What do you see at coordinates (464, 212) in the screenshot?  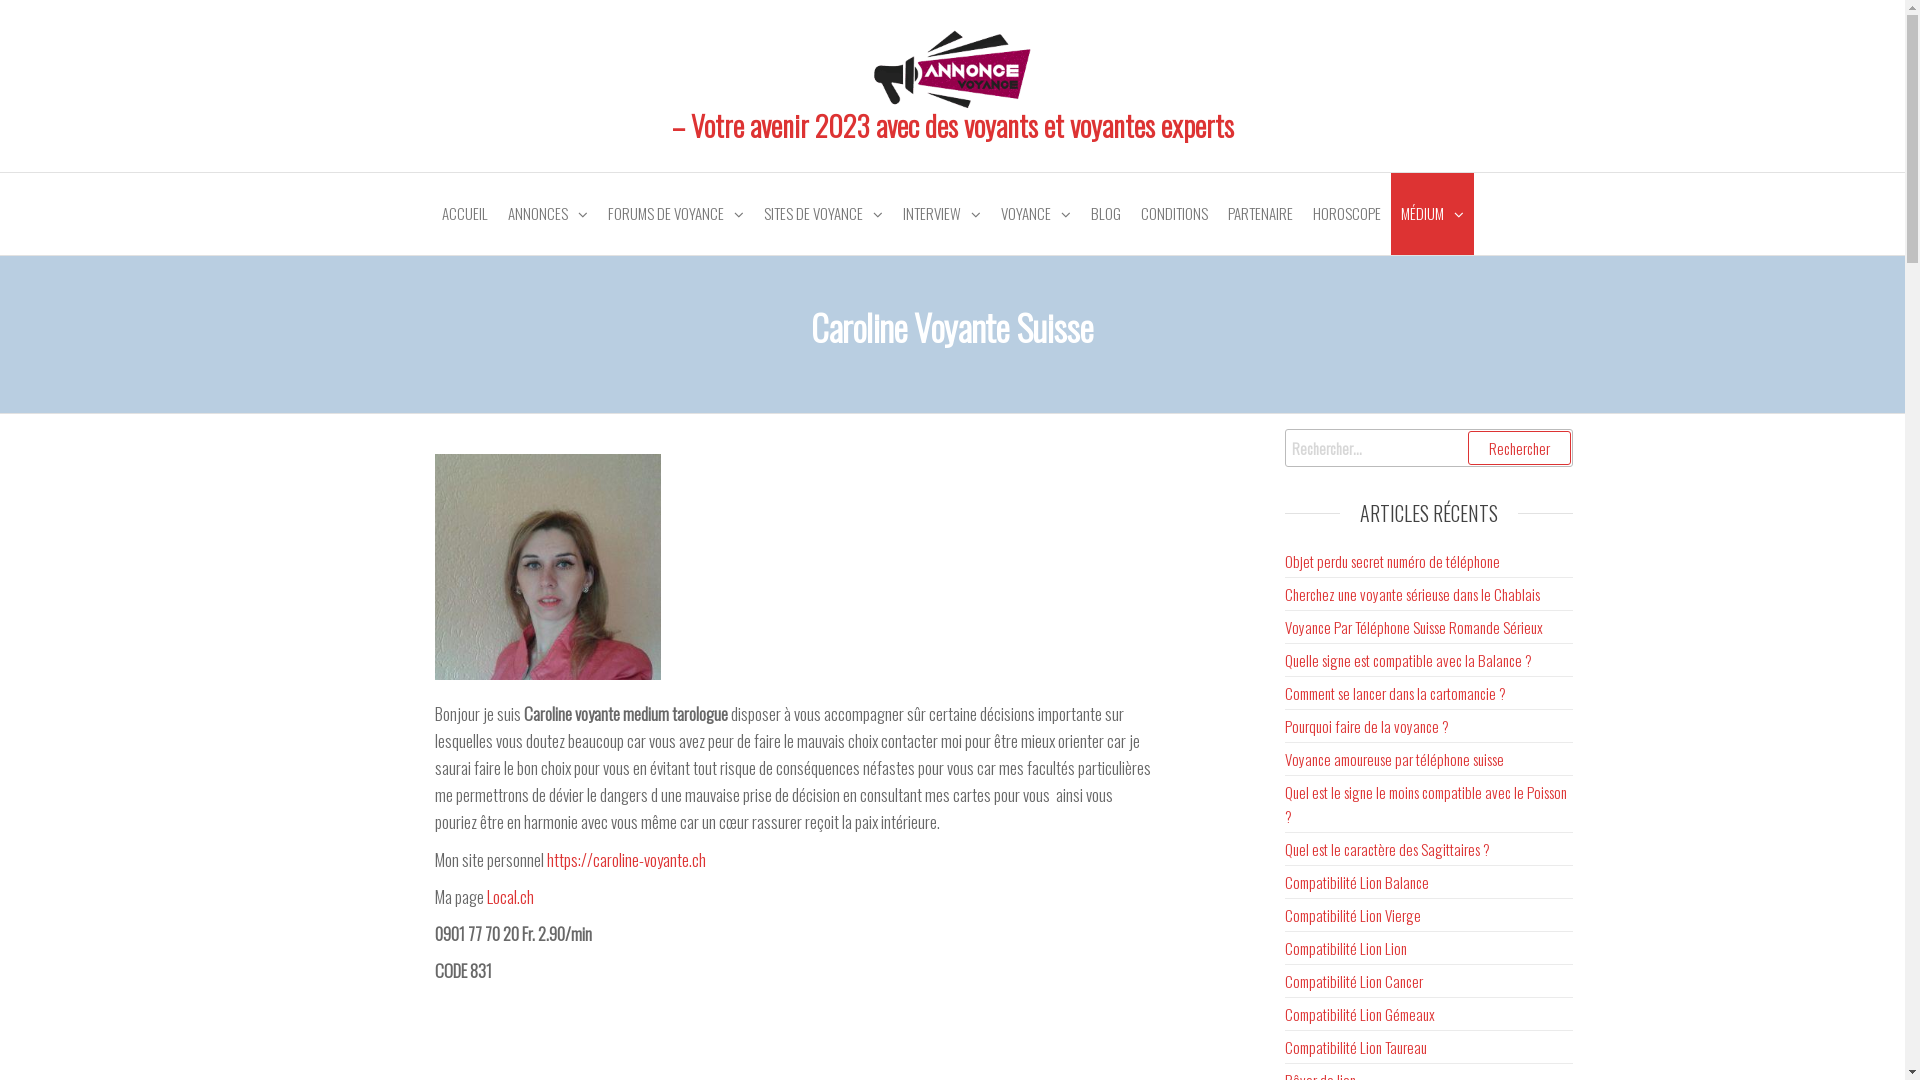 I see `'ACCUEIL'` at bounding box center [464, 212].